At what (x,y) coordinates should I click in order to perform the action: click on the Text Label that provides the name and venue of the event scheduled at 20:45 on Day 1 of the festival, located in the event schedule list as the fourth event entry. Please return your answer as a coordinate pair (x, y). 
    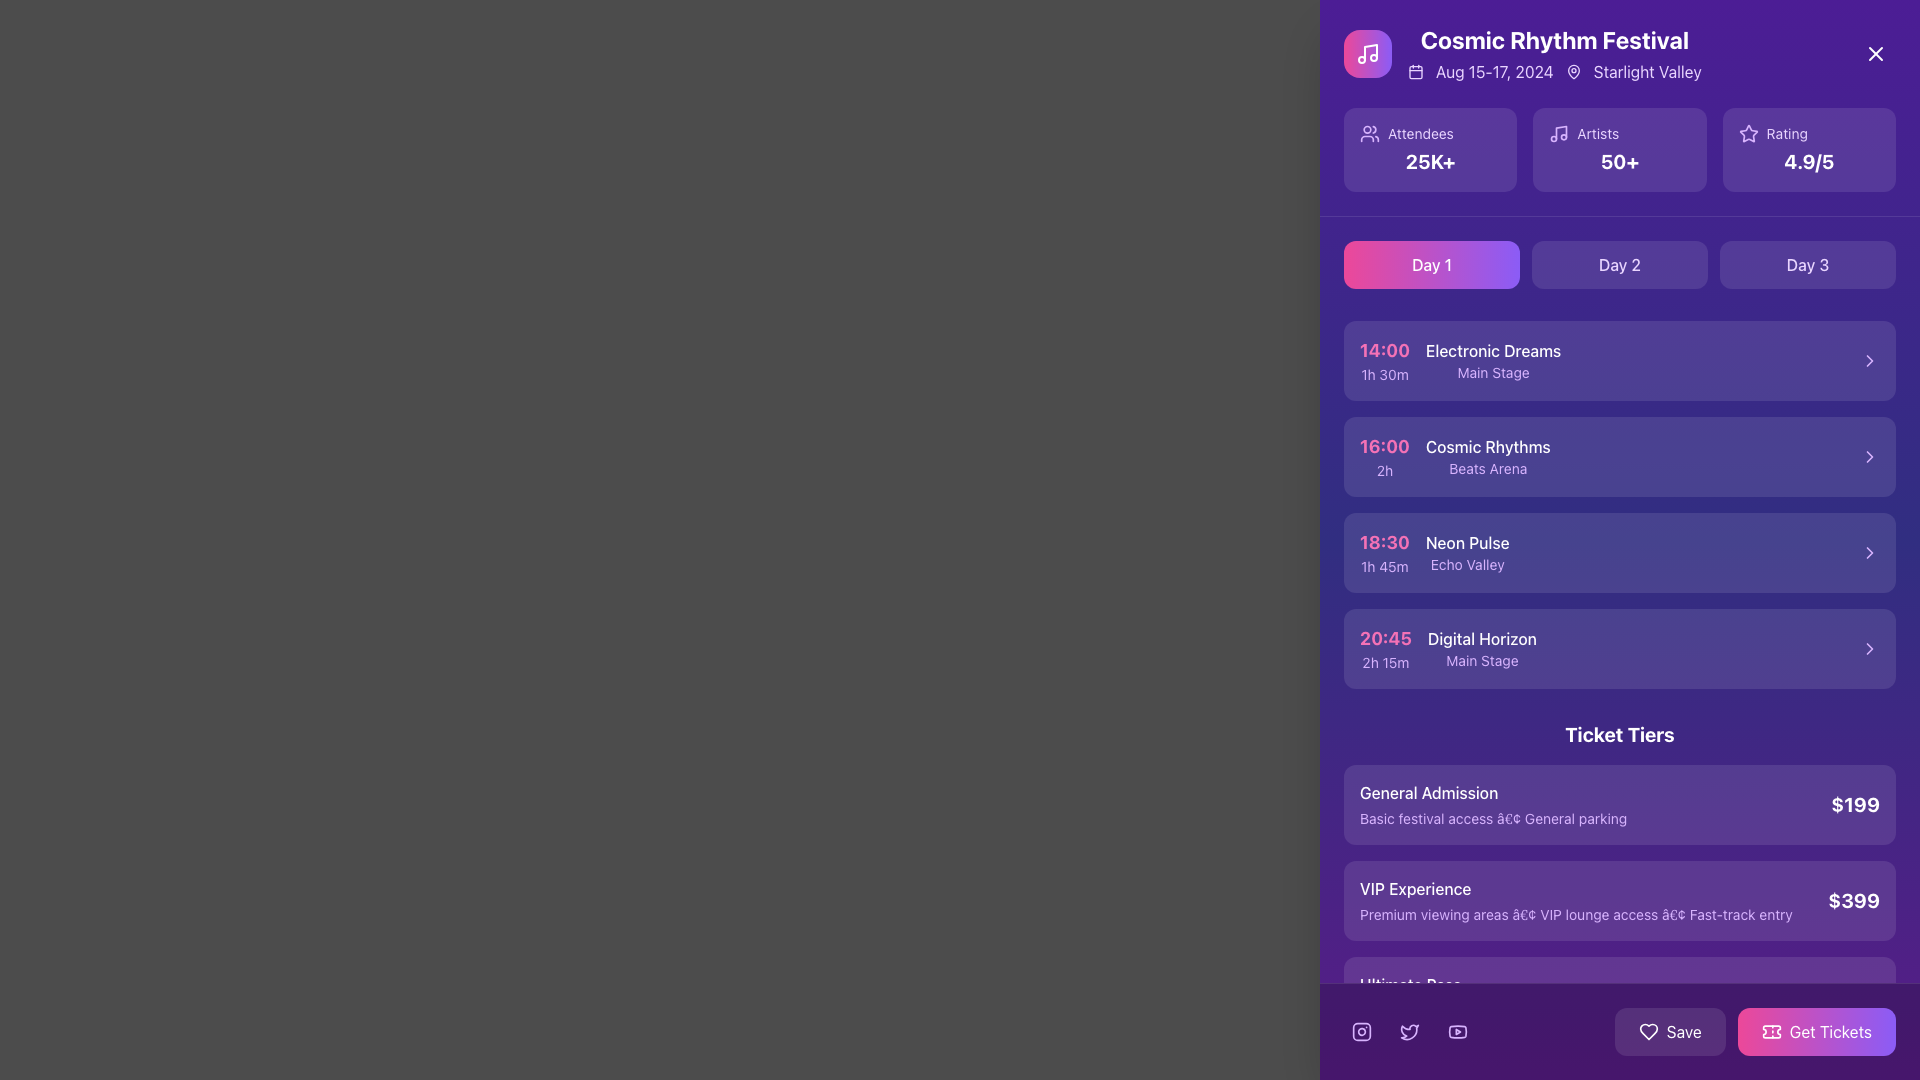
    Looking at the image, I should click on (1482, 648).